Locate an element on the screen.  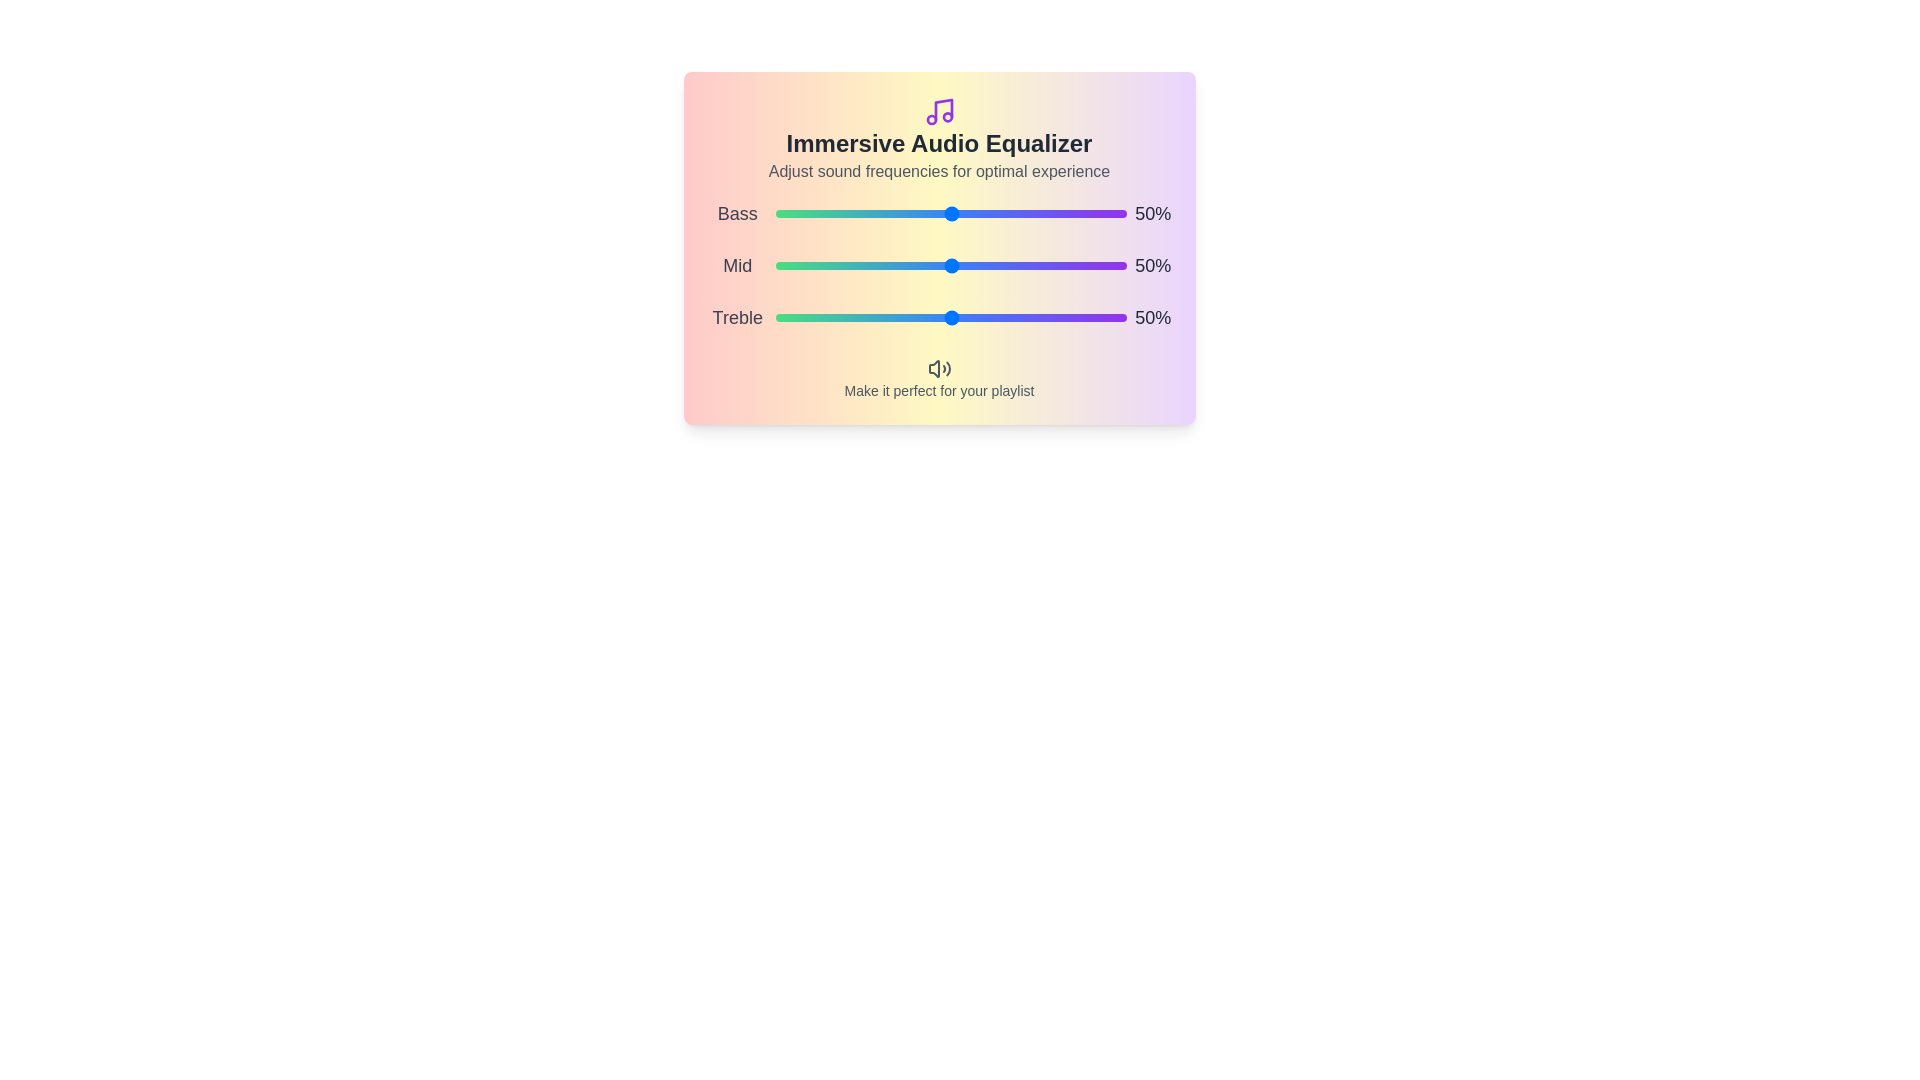
the 0 slider to 70% is located at coordinates (1073, 213).